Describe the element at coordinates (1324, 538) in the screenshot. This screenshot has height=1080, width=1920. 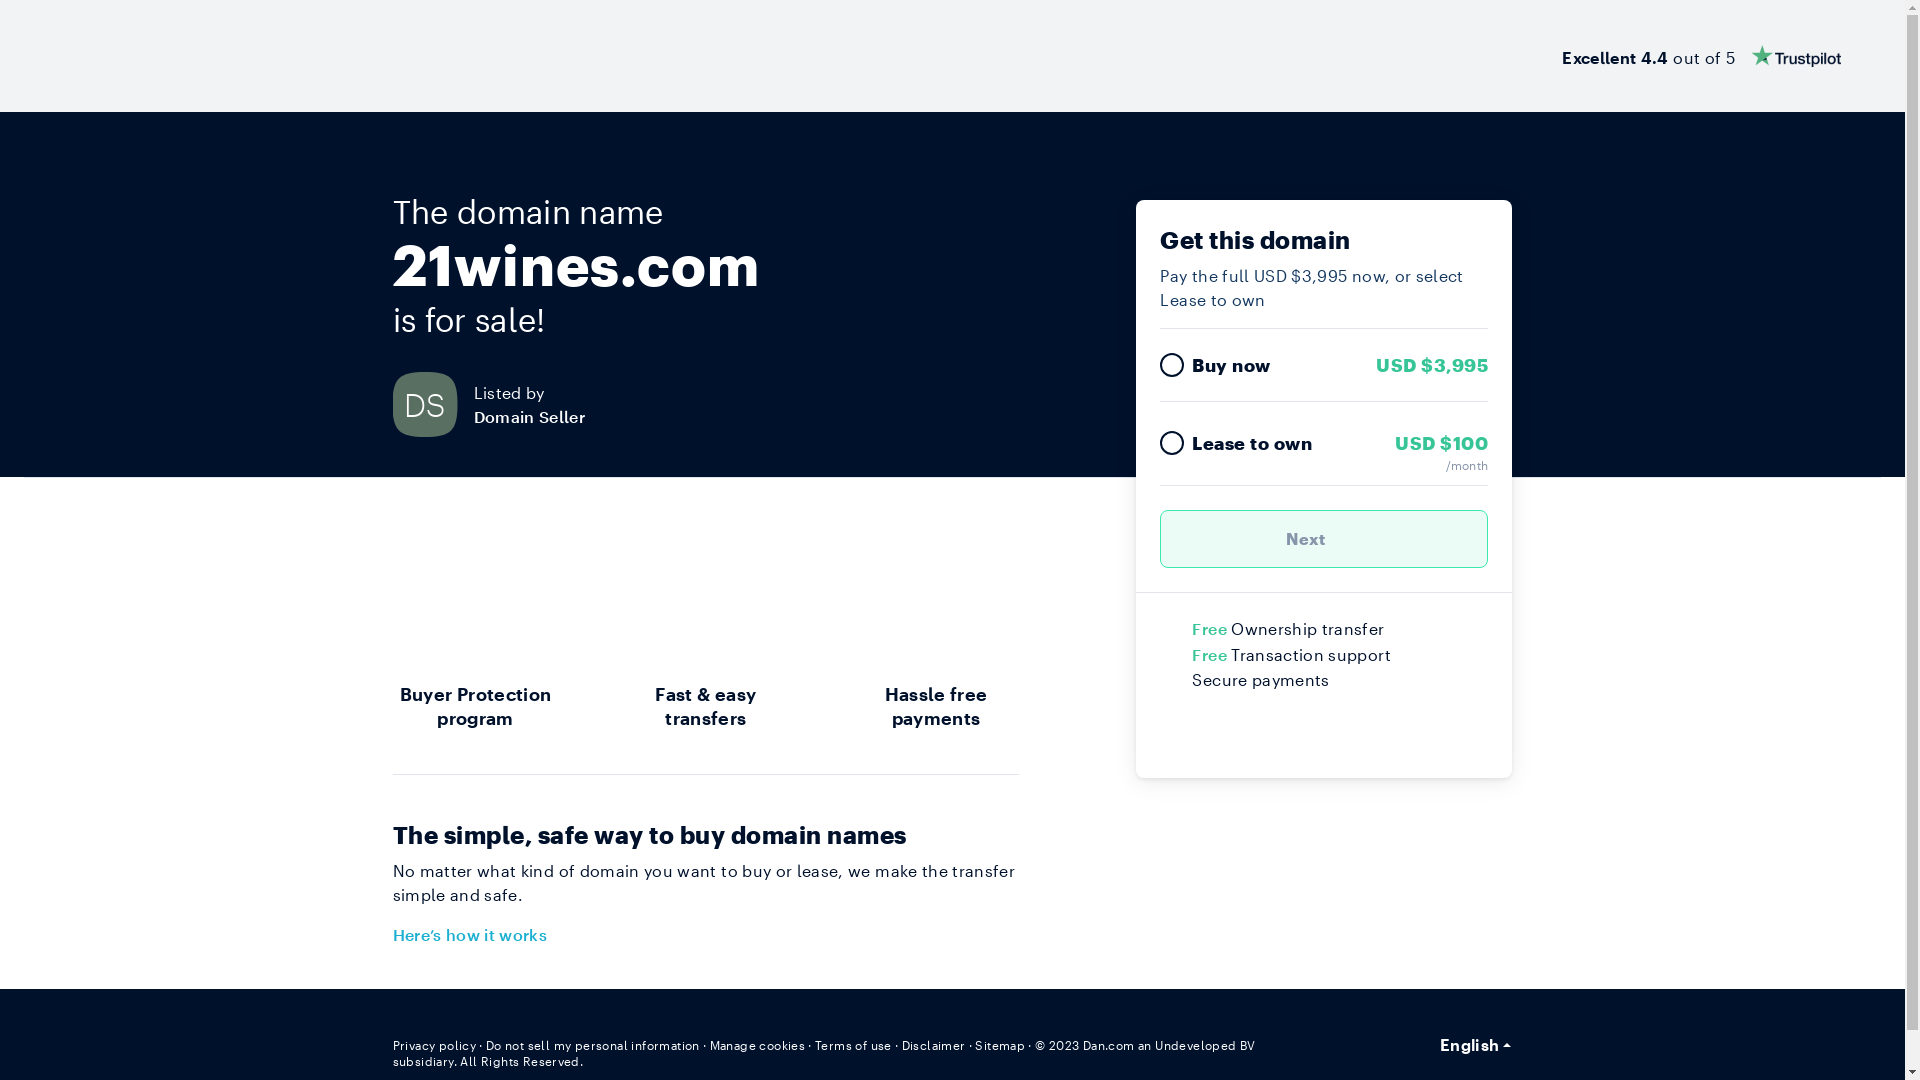
I see `'Next` at that location.